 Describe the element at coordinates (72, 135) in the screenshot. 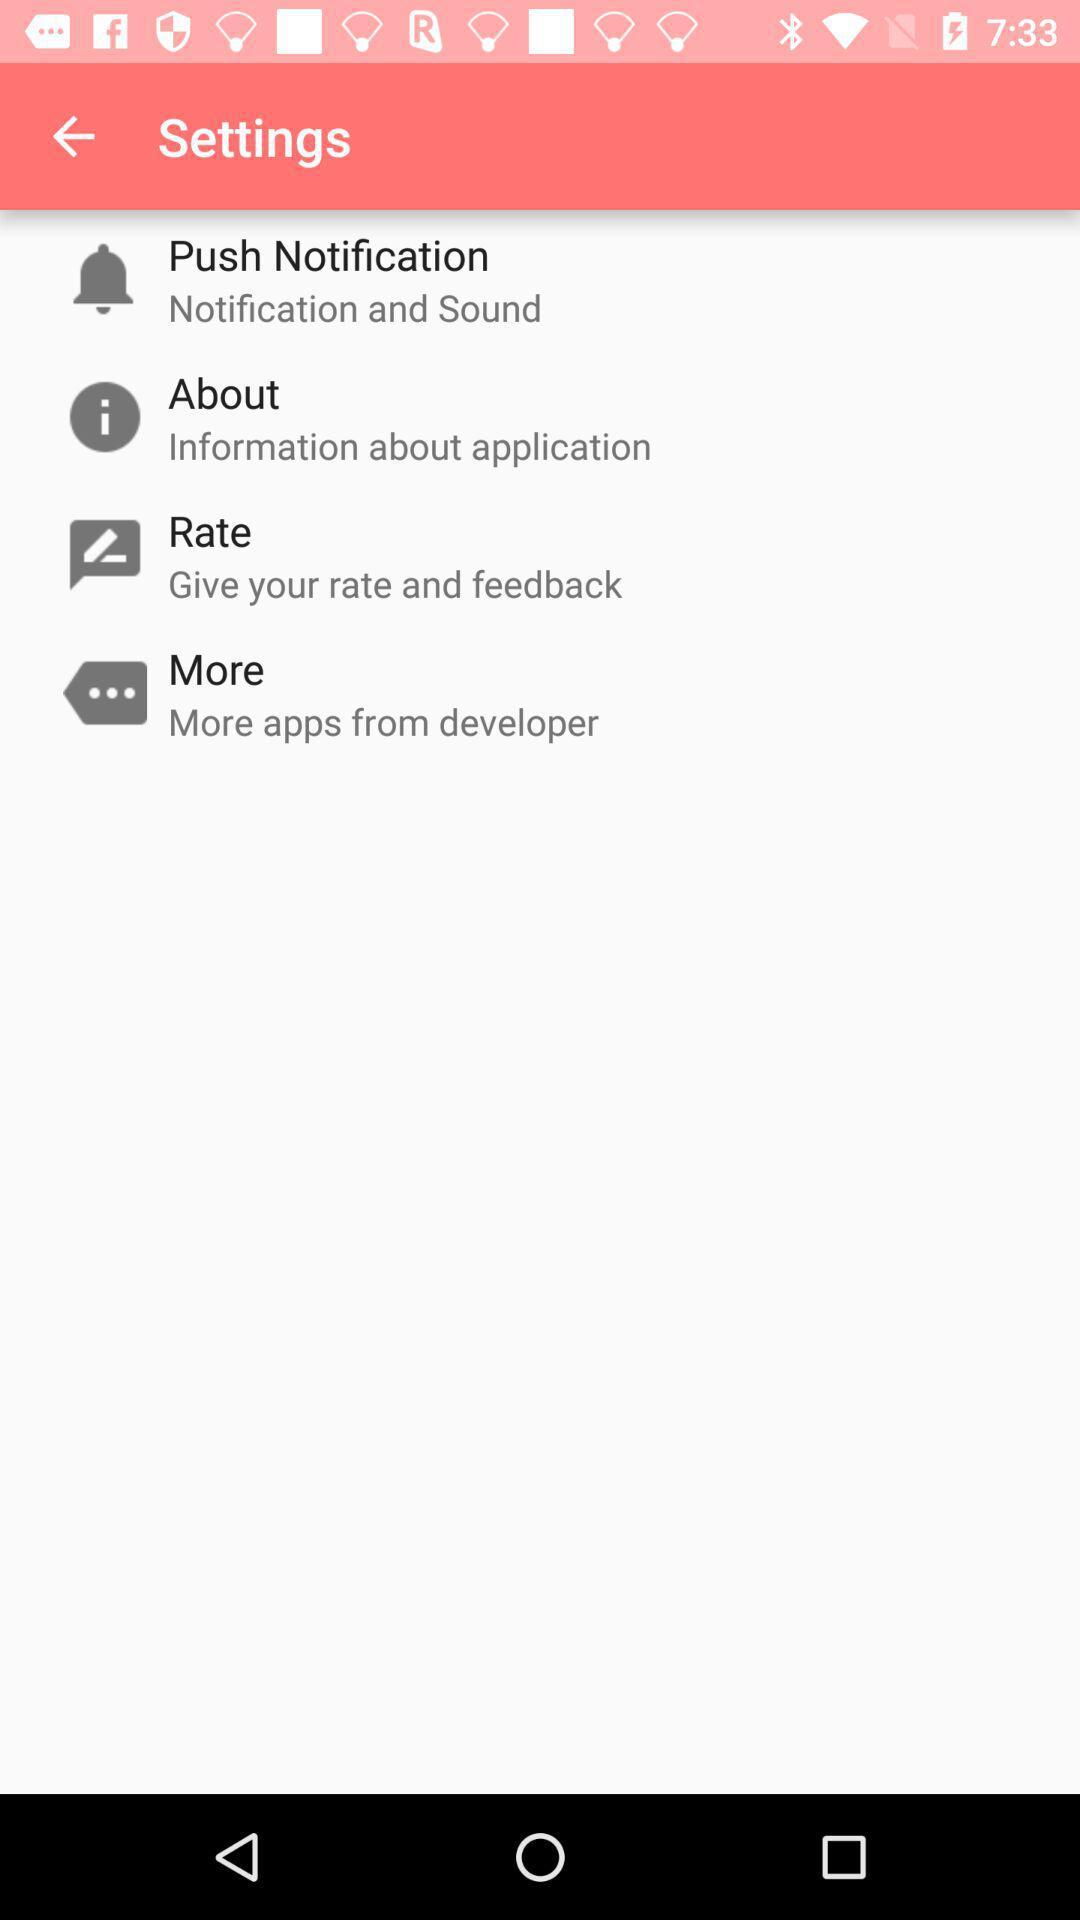

I see `item to the left of settings` at that location.